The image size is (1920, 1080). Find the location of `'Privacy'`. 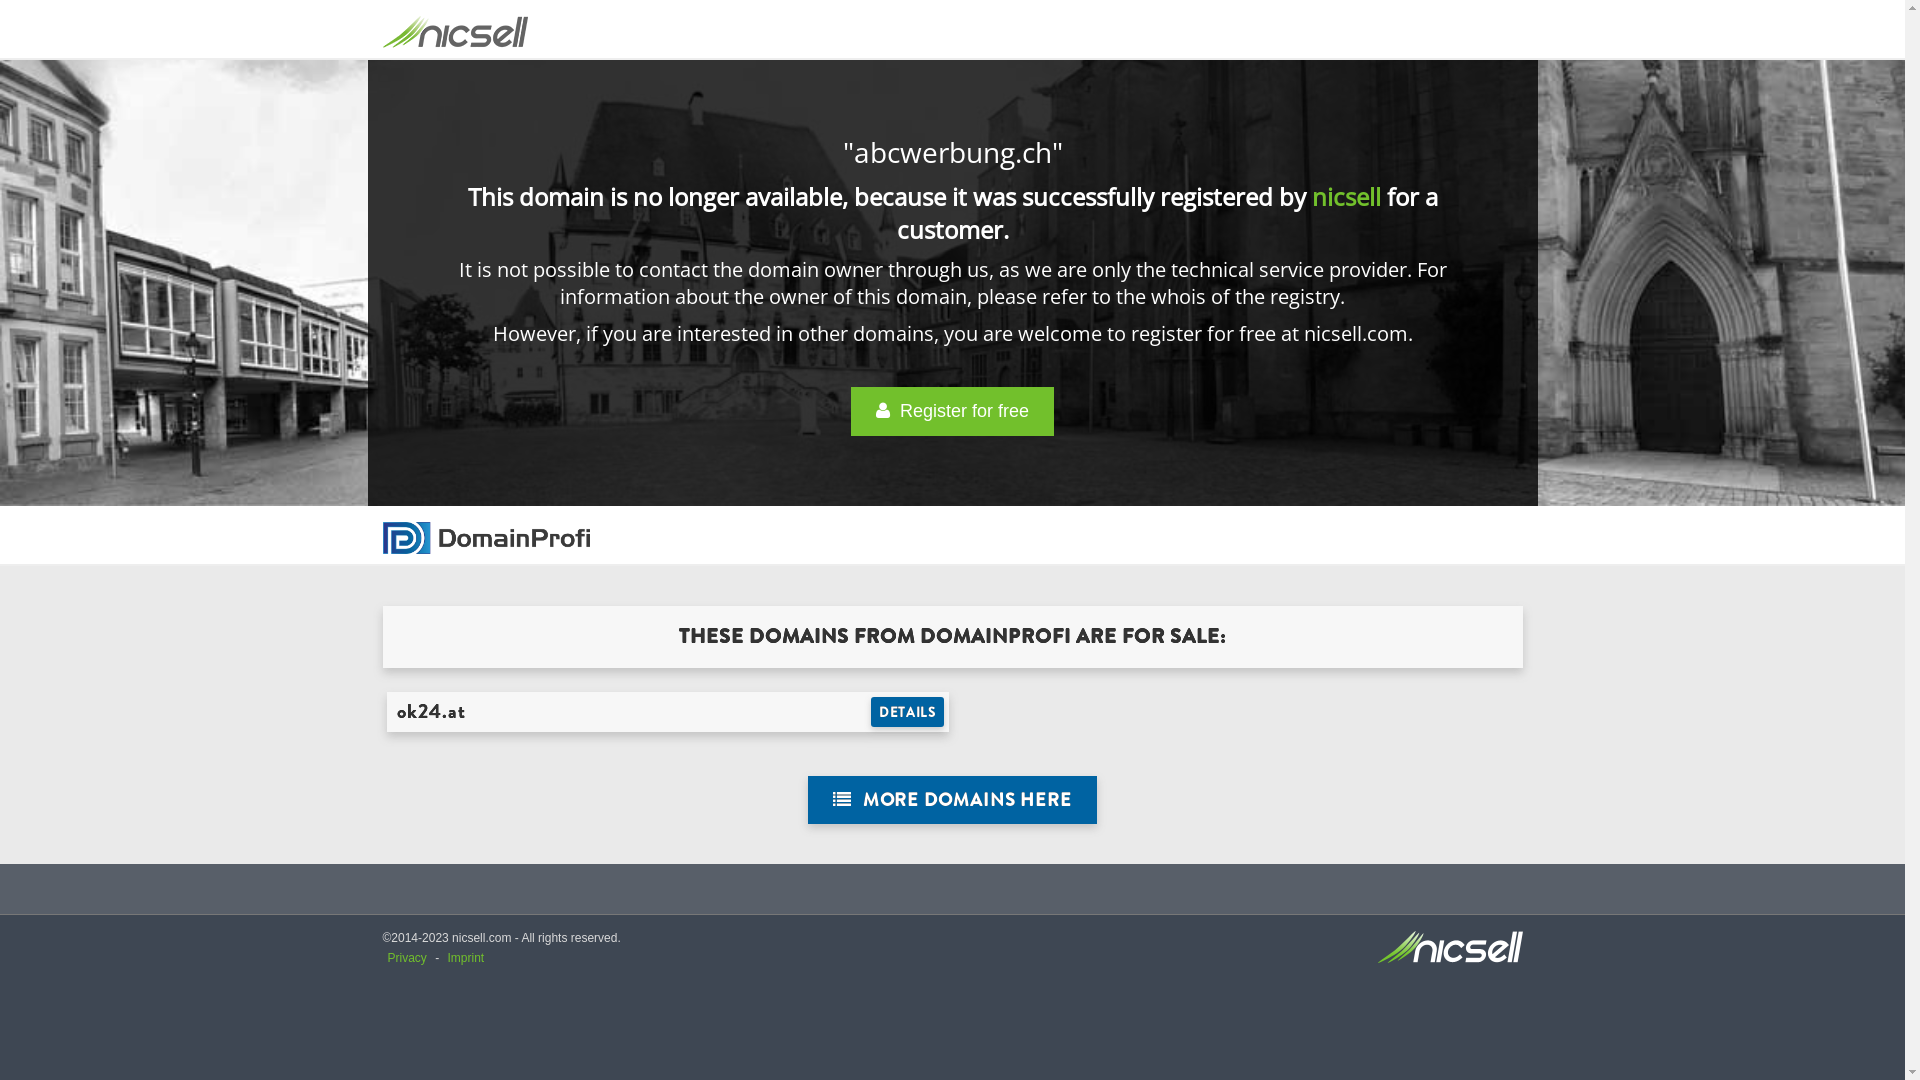

'Privacy' is located at coordinates (388, 956).